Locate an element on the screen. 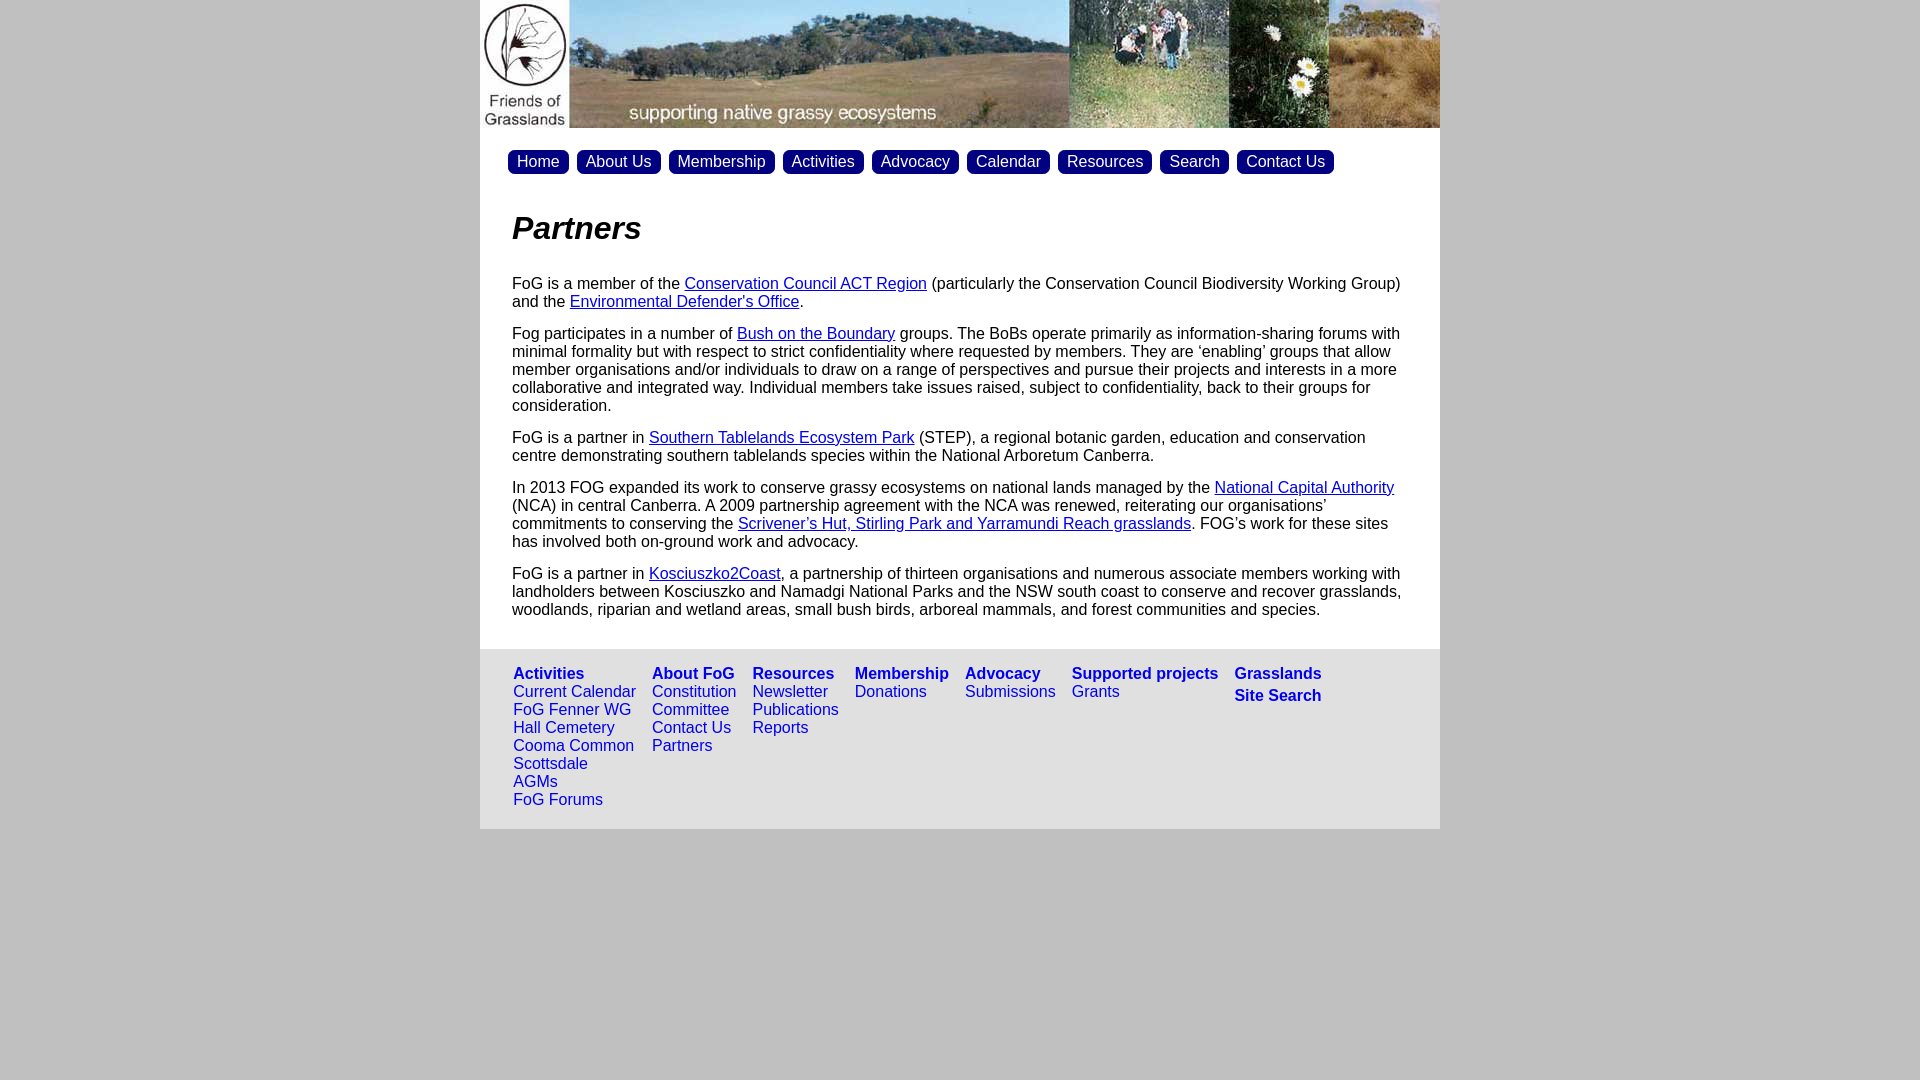 This screenshot has height=1080, width=1920. 'Resources' is located at coordinates (1056, 161).